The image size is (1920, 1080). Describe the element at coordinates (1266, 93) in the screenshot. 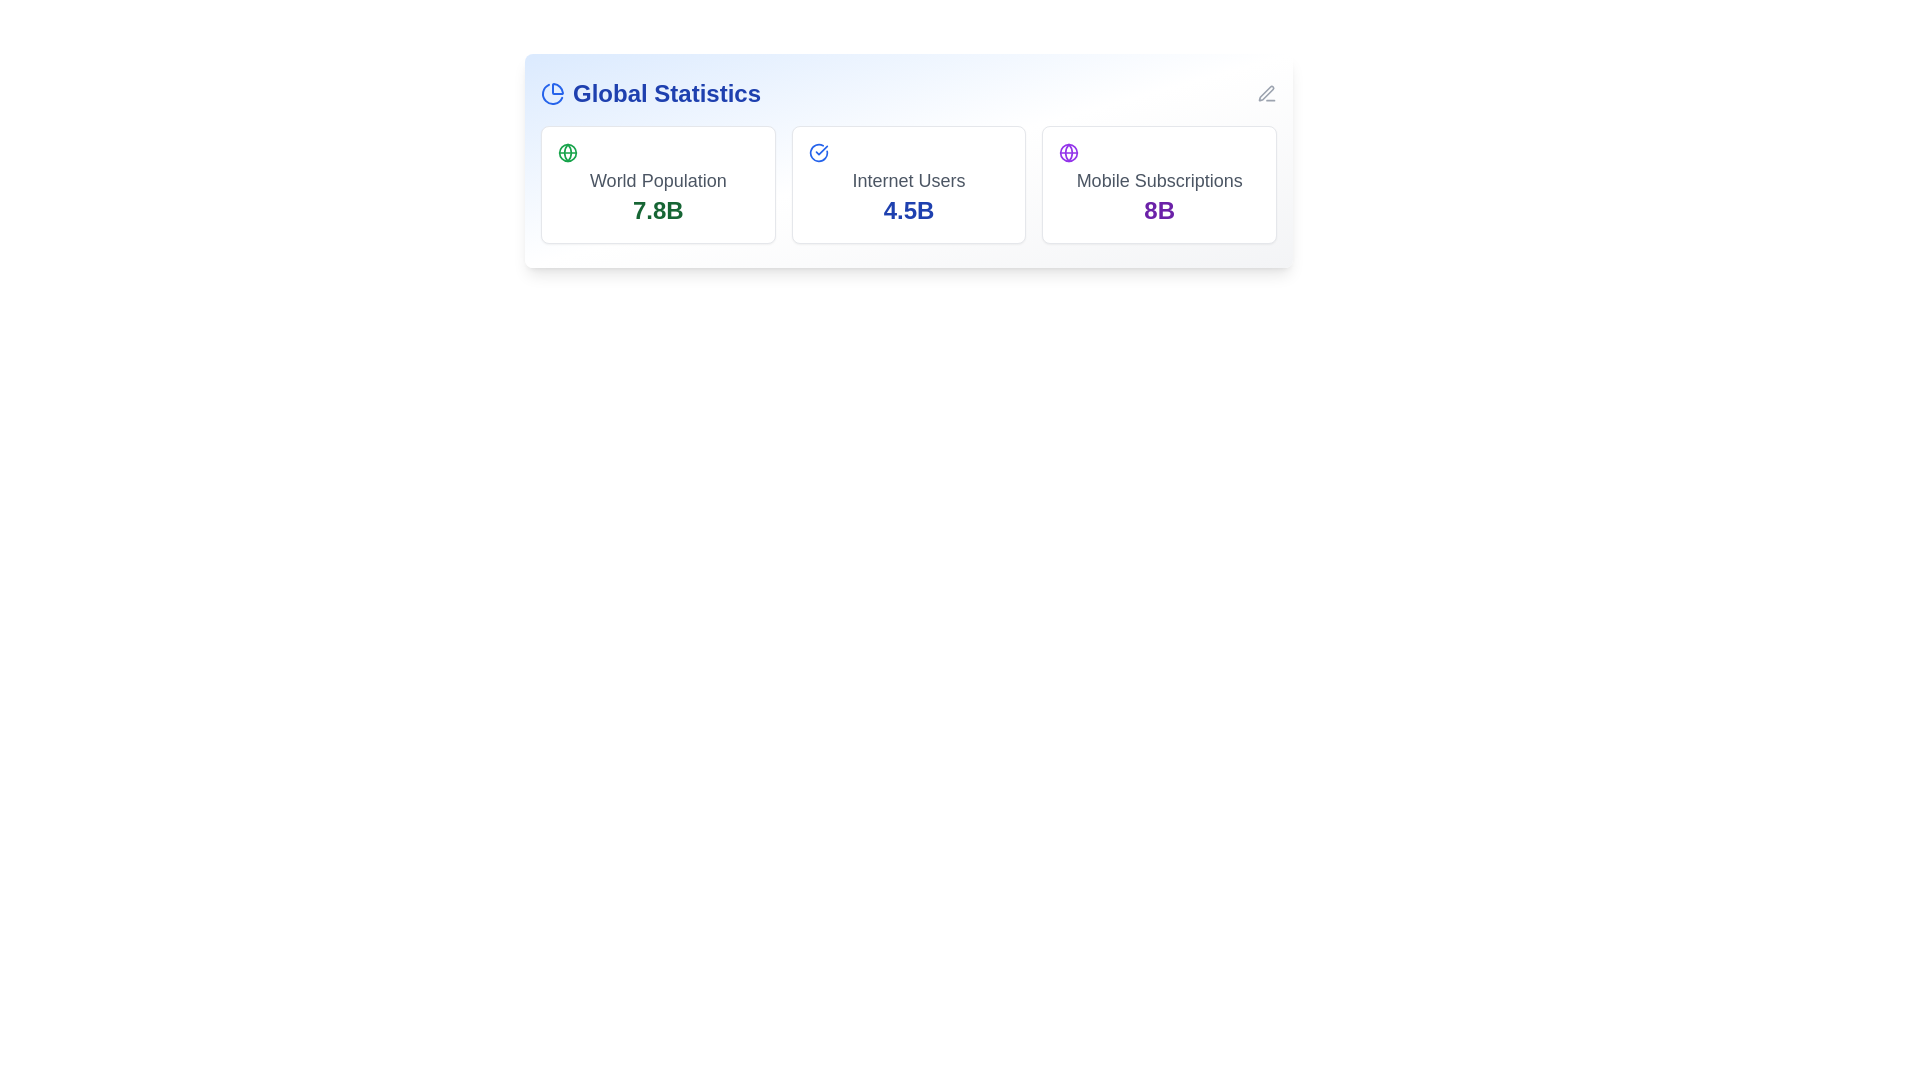

I see `the pen-like icon located at the far right end of the 'Global Statistics' header to initiate editing` at that location.